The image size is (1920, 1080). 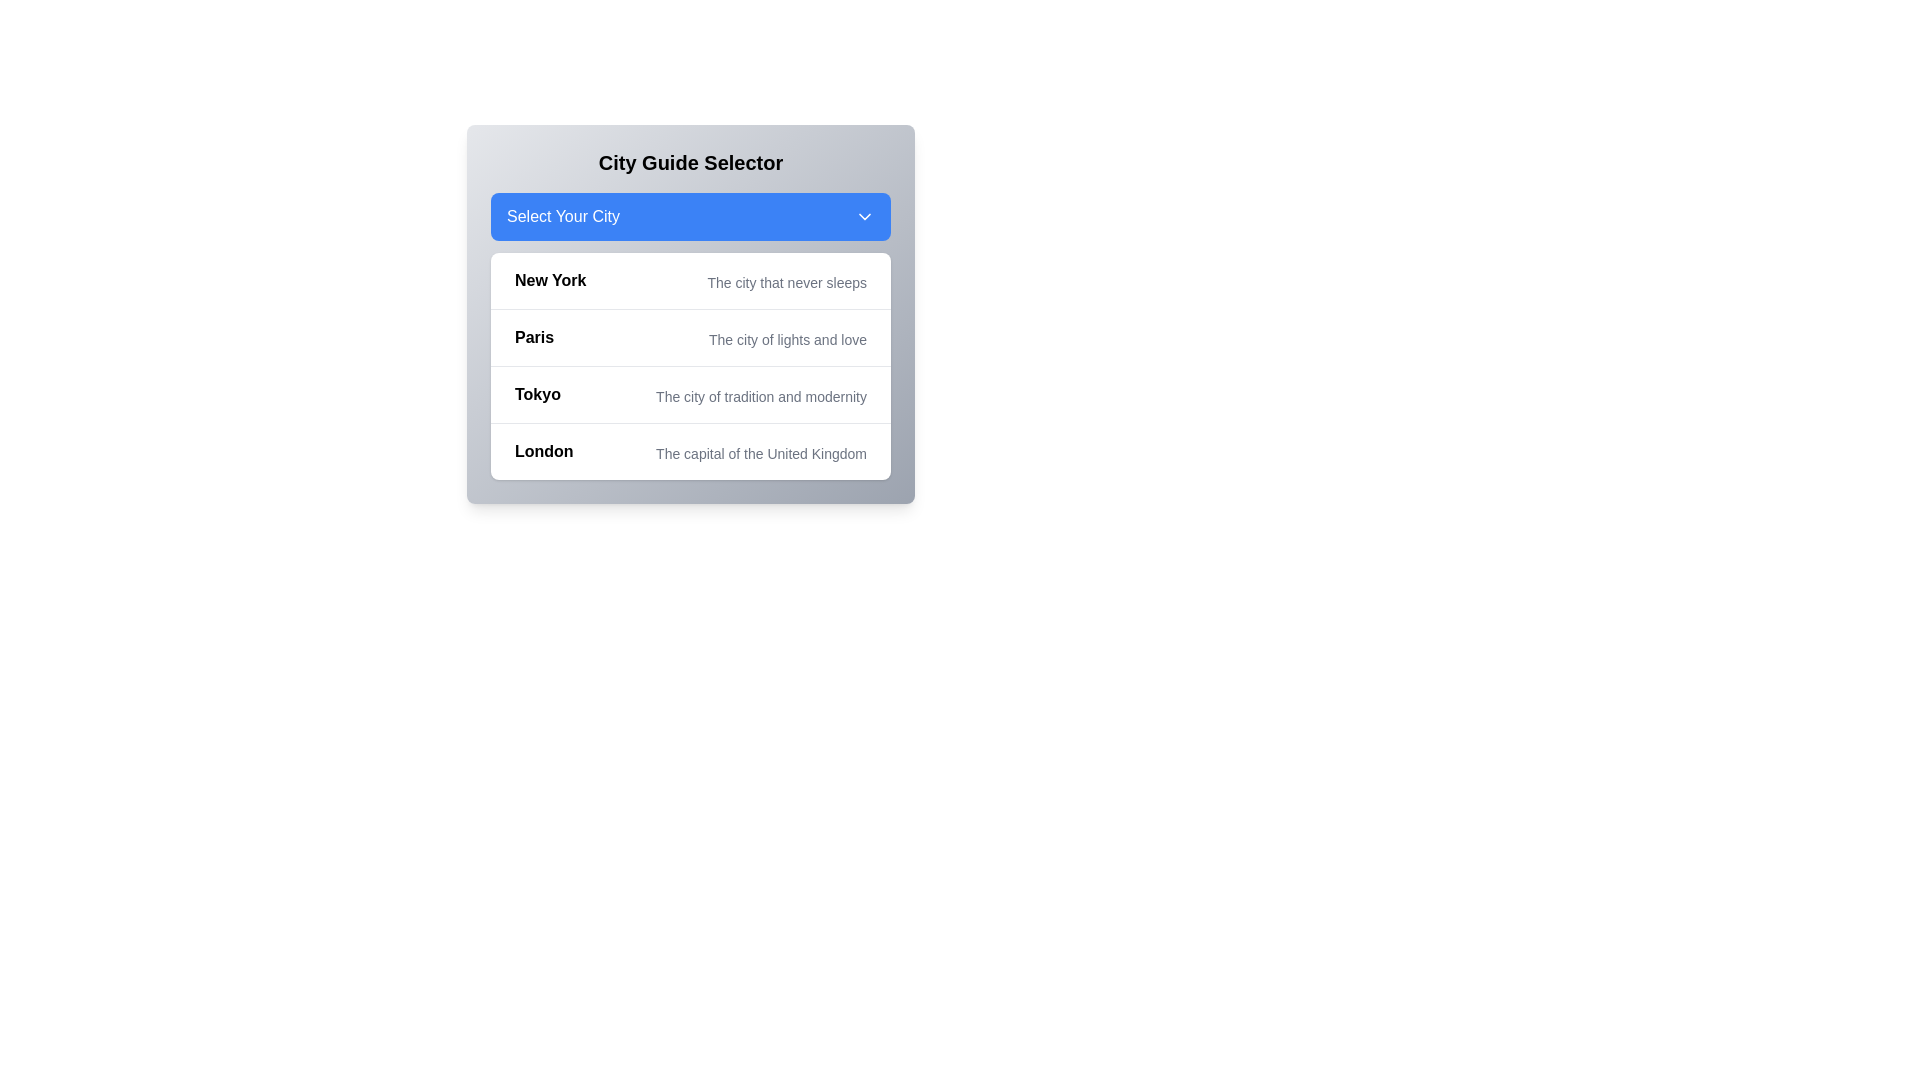 What do you see at coordinates (786, 338) in the screenshot?
I see `the static text label displaying 'The city of lights and love,' which is positioned directly beneath the primary label 'Paris' in the dropdown interface` at bounding box center [786, 338].